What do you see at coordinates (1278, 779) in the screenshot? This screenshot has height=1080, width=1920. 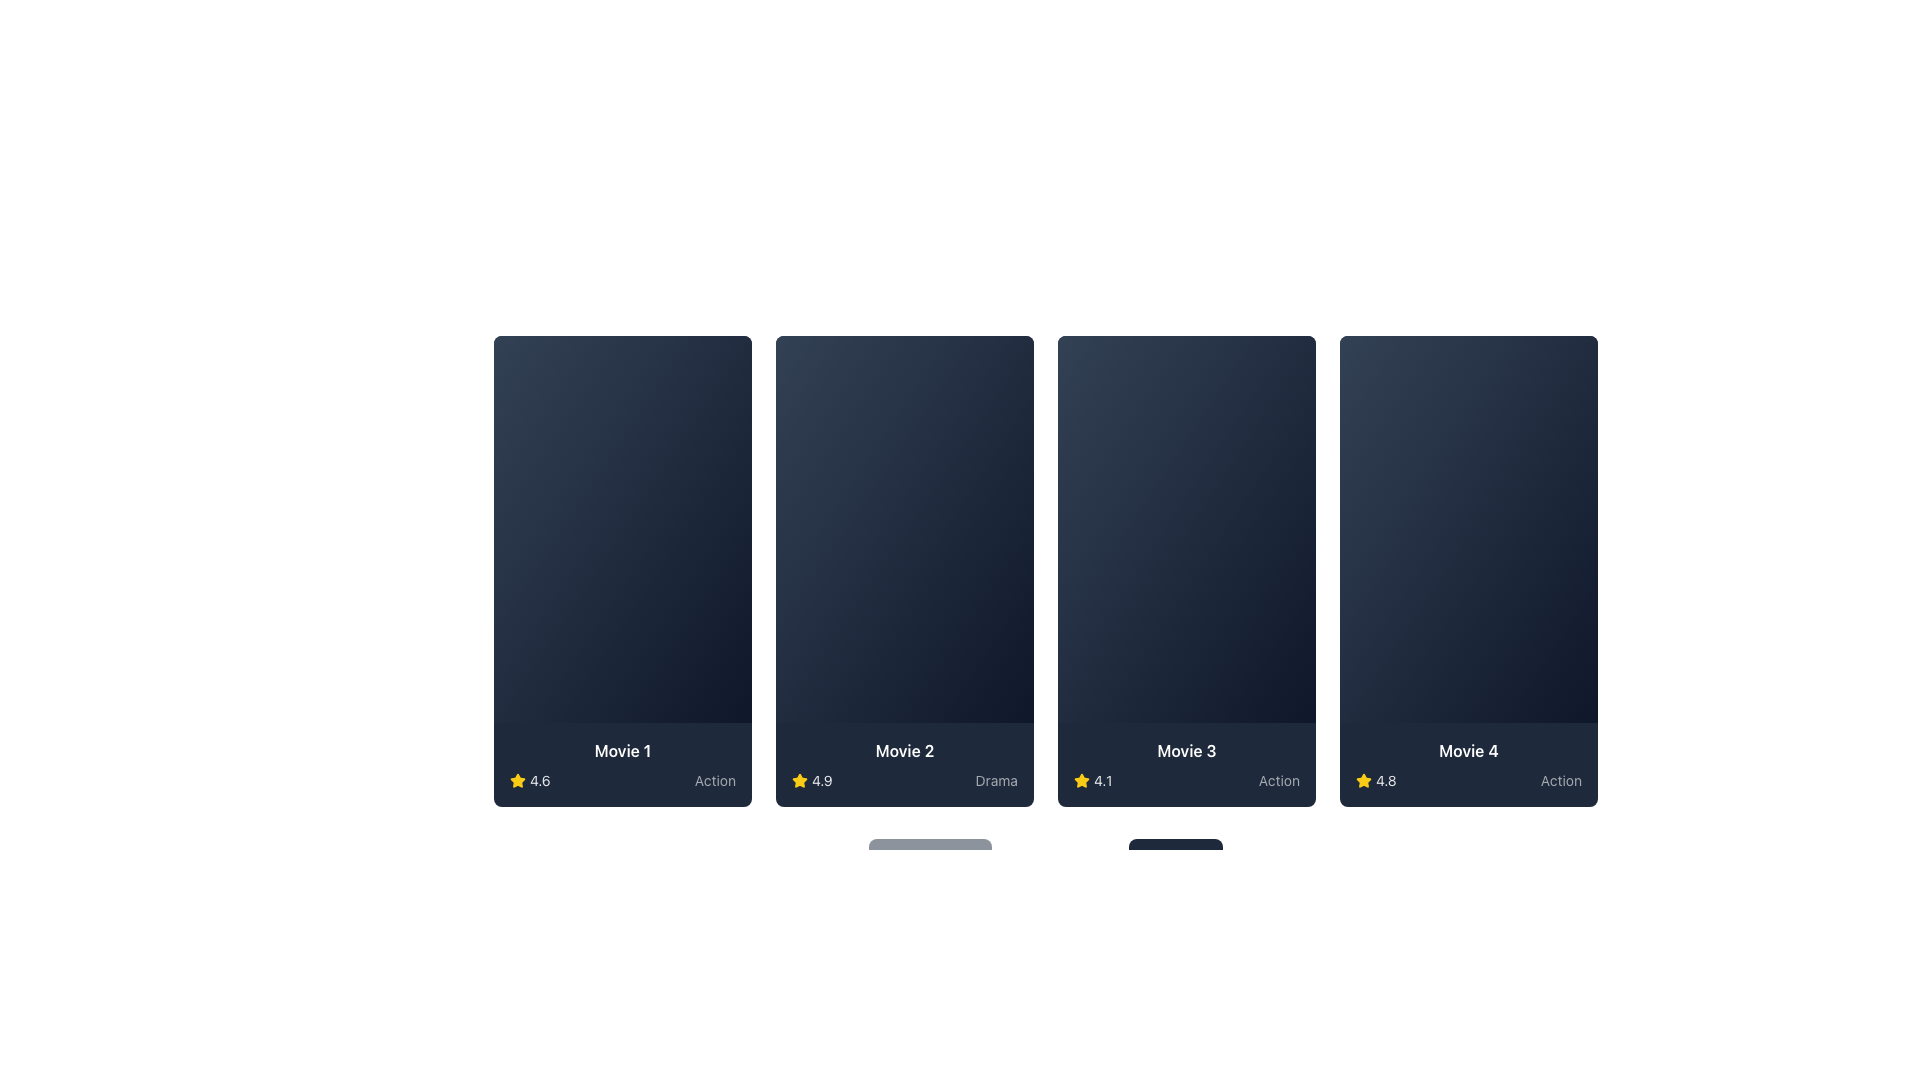 I see `the text label indicating the genre of the movie 'Action', located in the bottom-right corner of the third card, 'Movie 3'` at bounding box center [1278, 779].